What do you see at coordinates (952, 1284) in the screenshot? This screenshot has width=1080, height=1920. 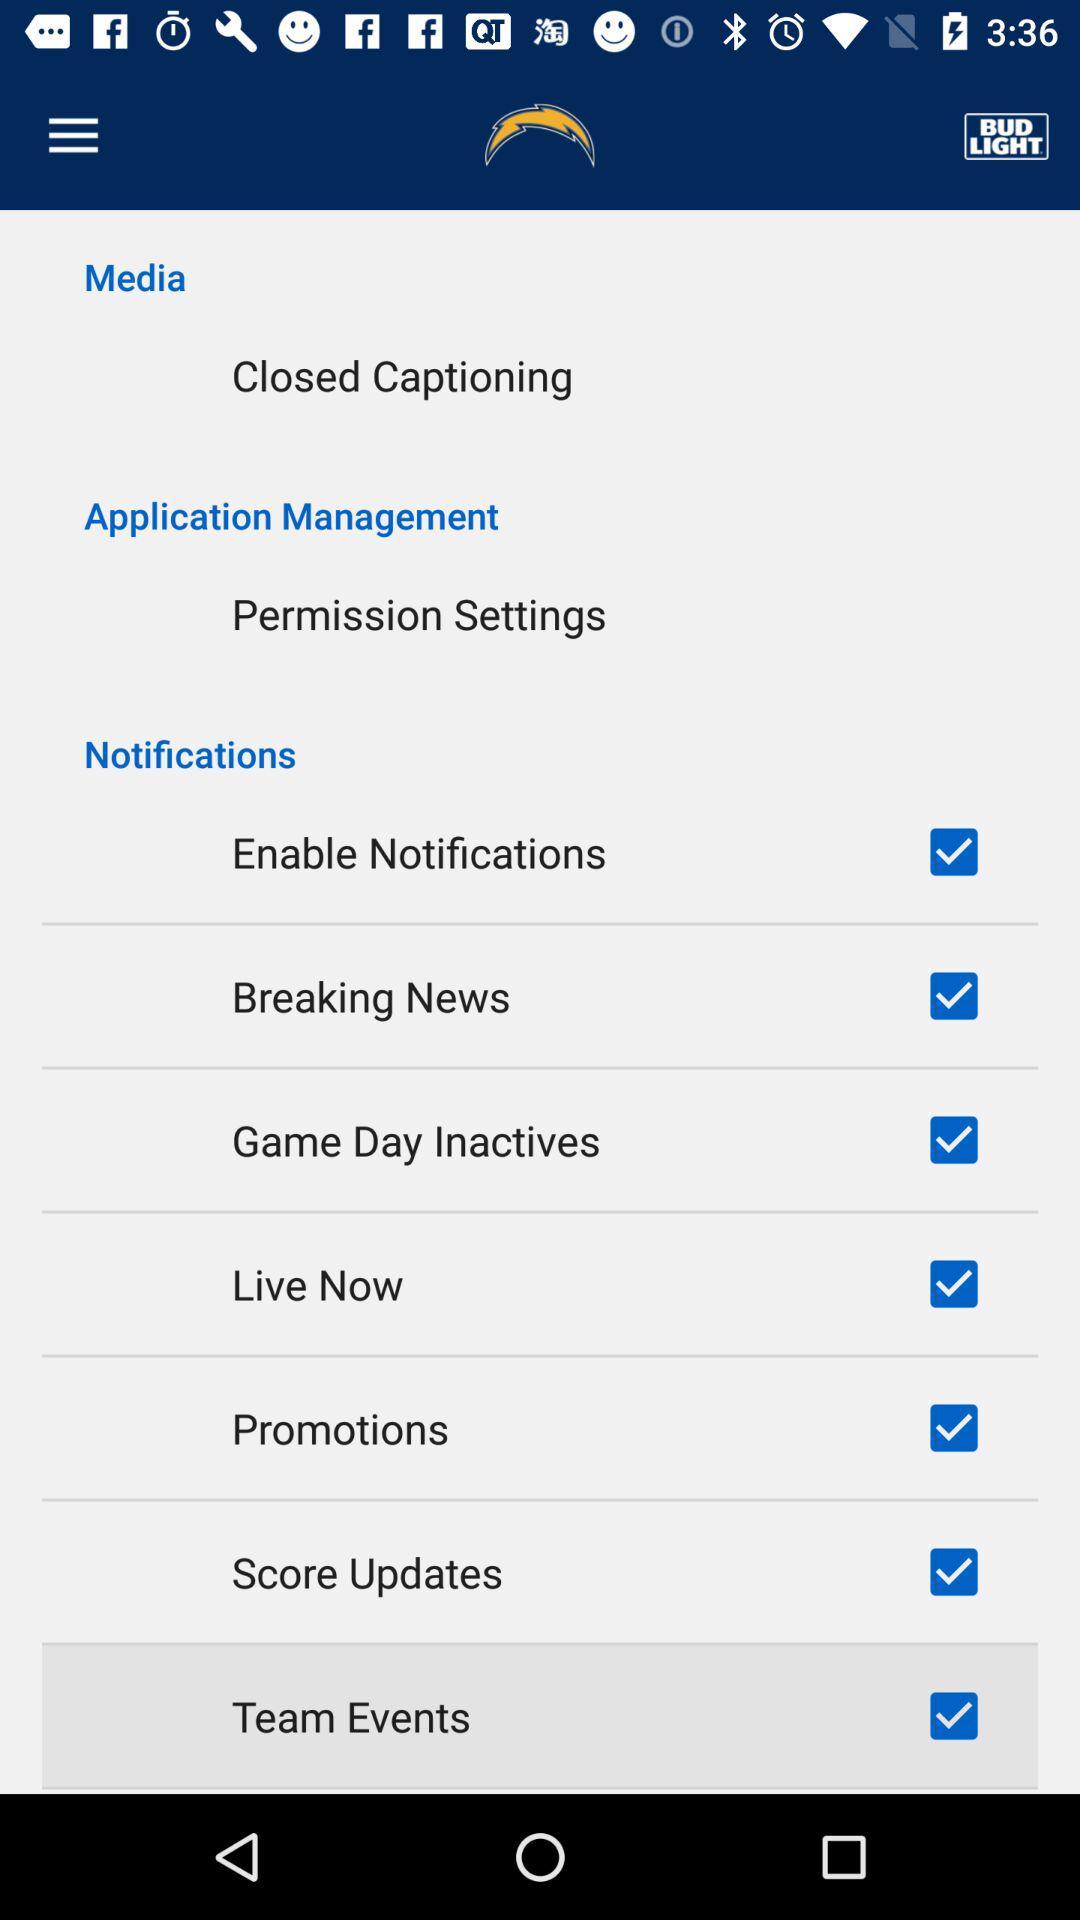 I see `the check box beside live now` at bounding box center [952, 1284].